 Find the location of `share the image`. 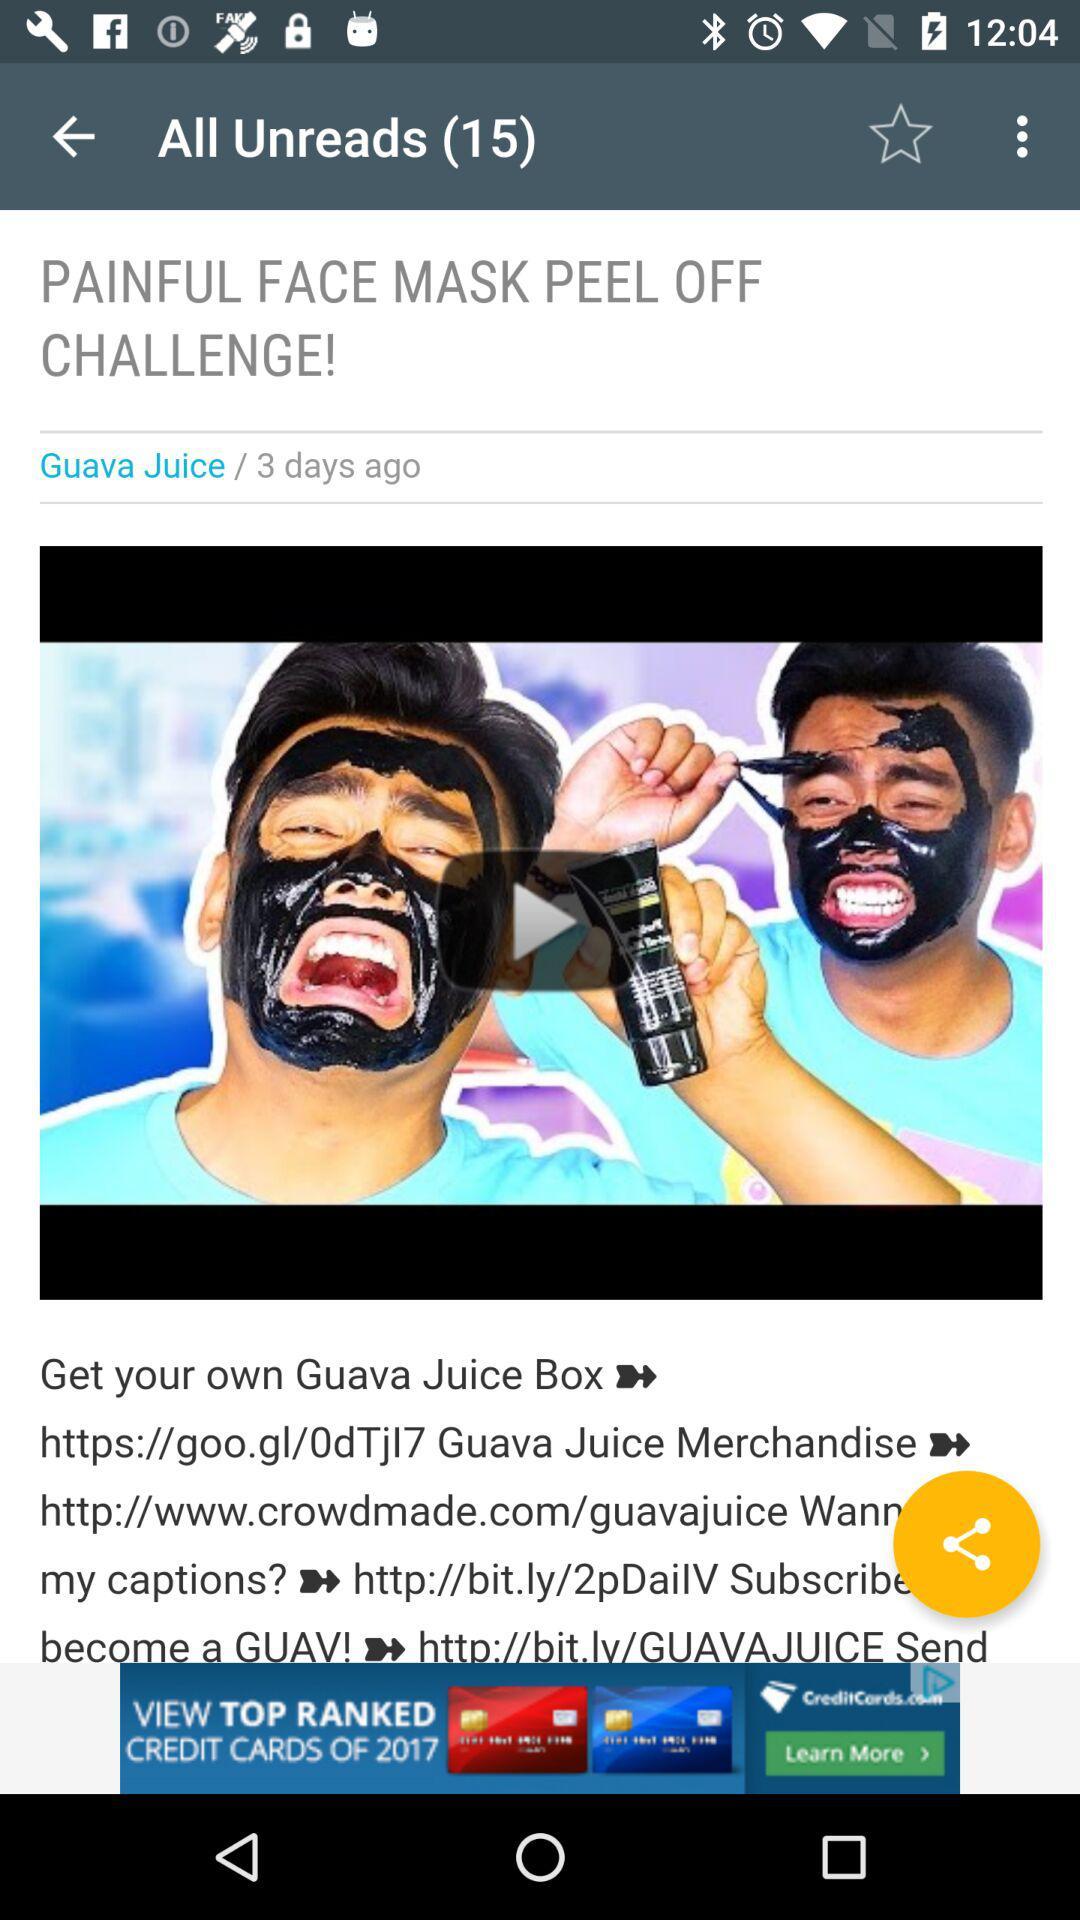

share the image is located at coordinates (965, 1543).